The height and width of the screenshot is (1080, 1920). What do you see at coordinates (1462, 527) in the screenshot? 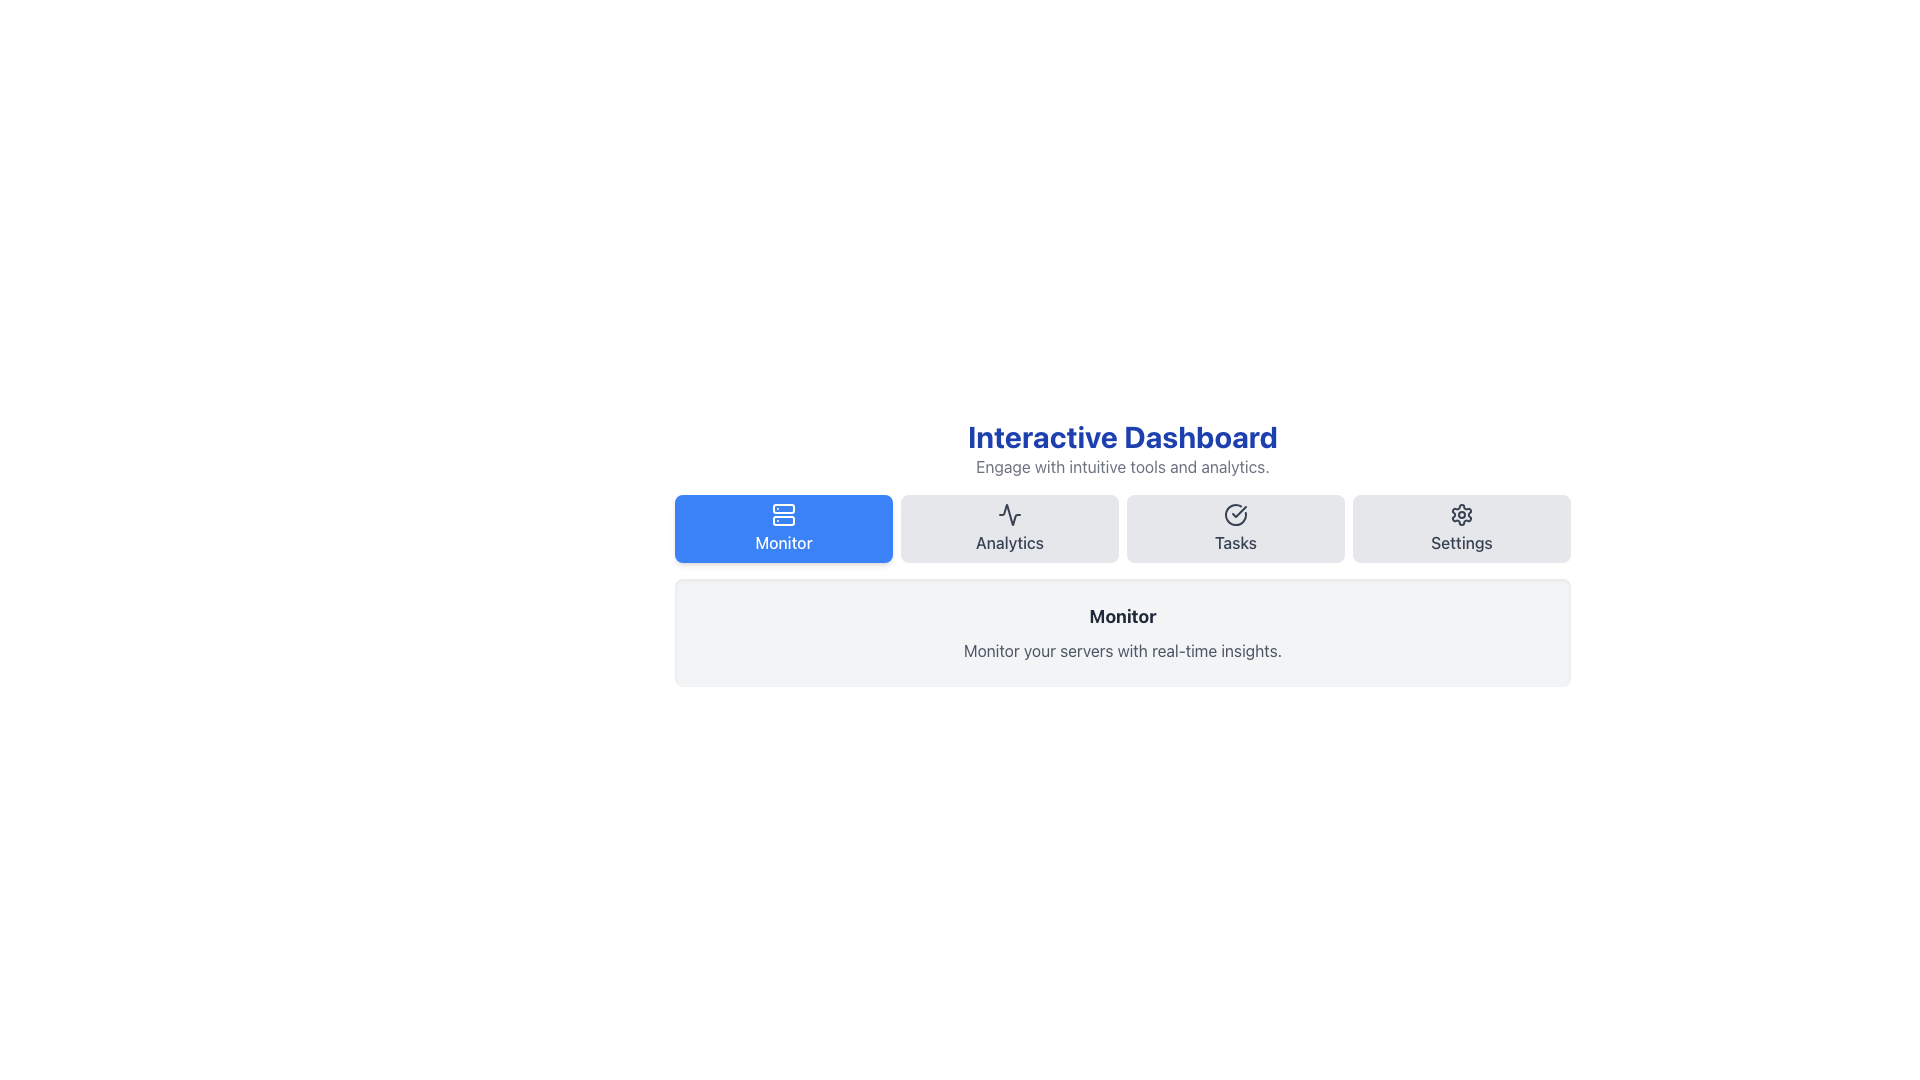
I see `the settings navigation button, the fourth button in a horizontal row` at bounding box center [1462, 527].